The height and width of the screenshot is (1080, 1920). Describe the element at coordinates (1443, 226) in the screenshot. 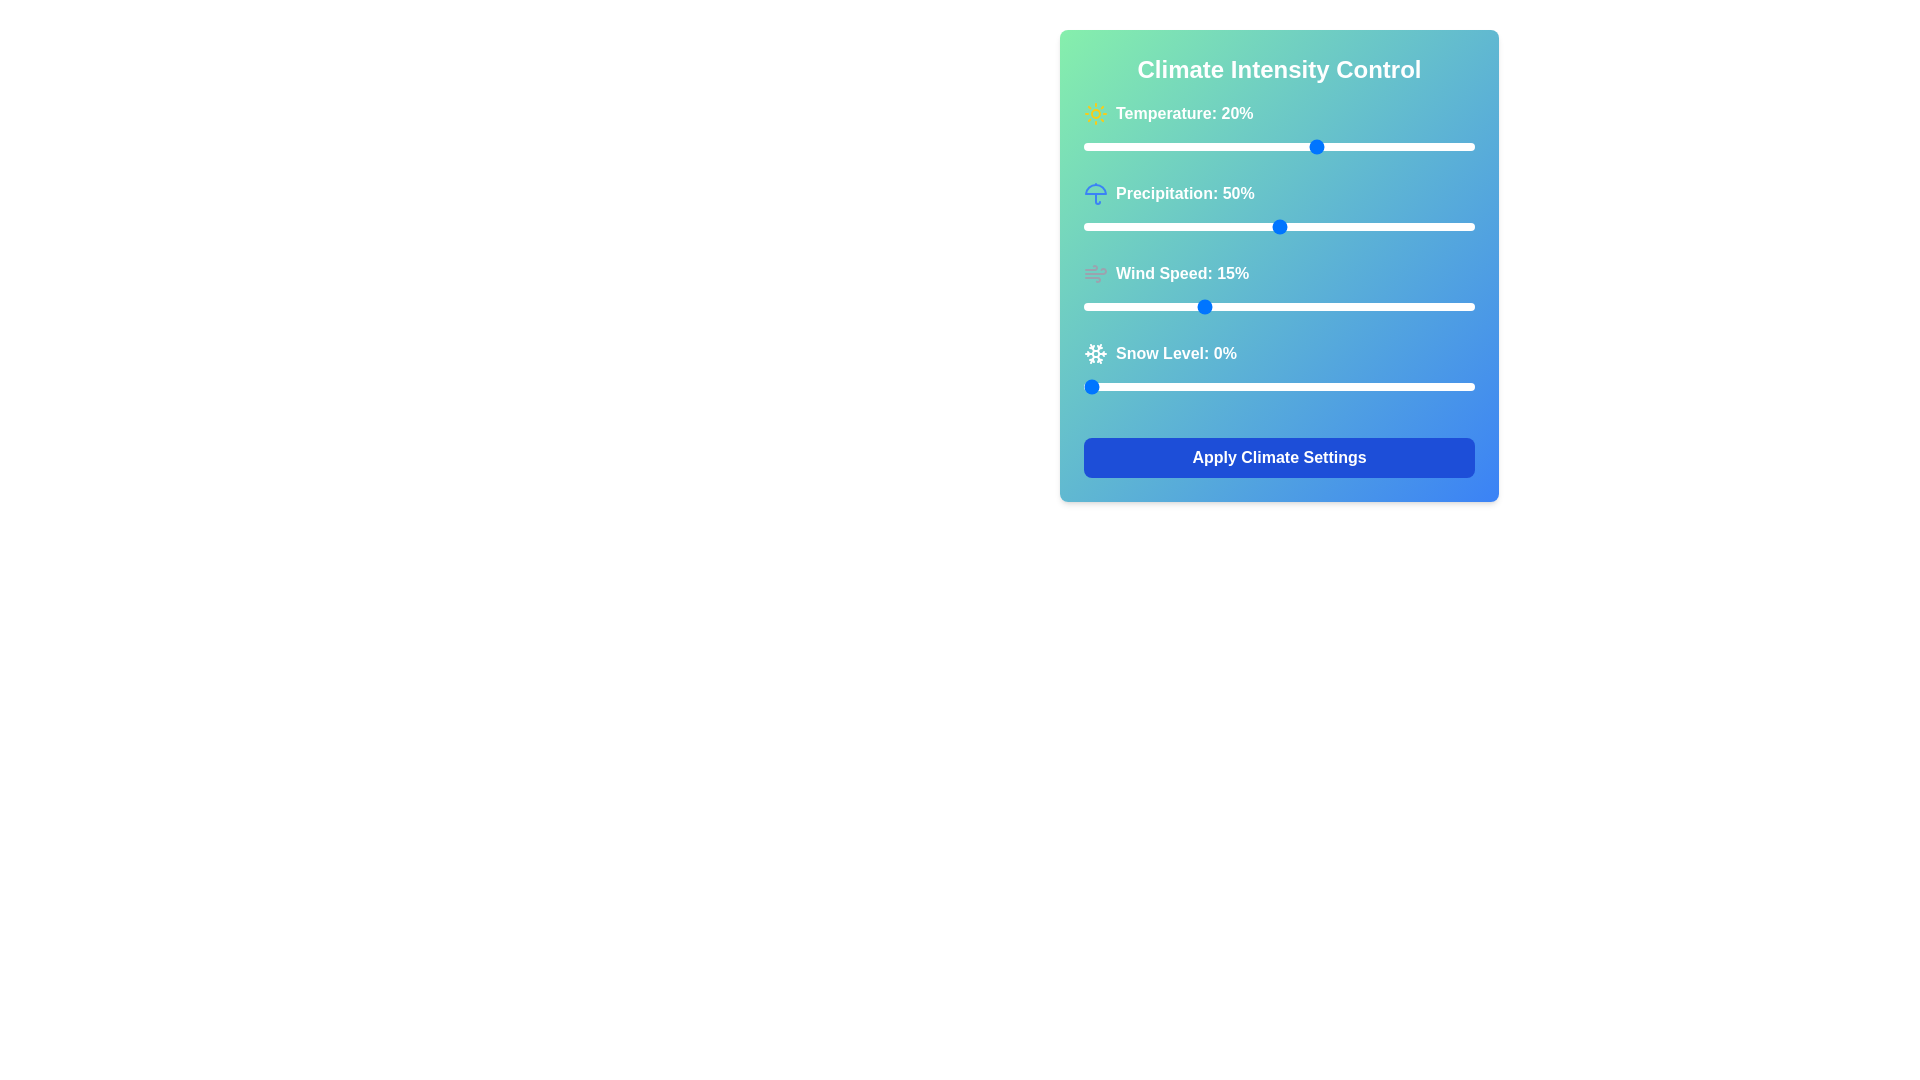

I see `precipitation` at that location.